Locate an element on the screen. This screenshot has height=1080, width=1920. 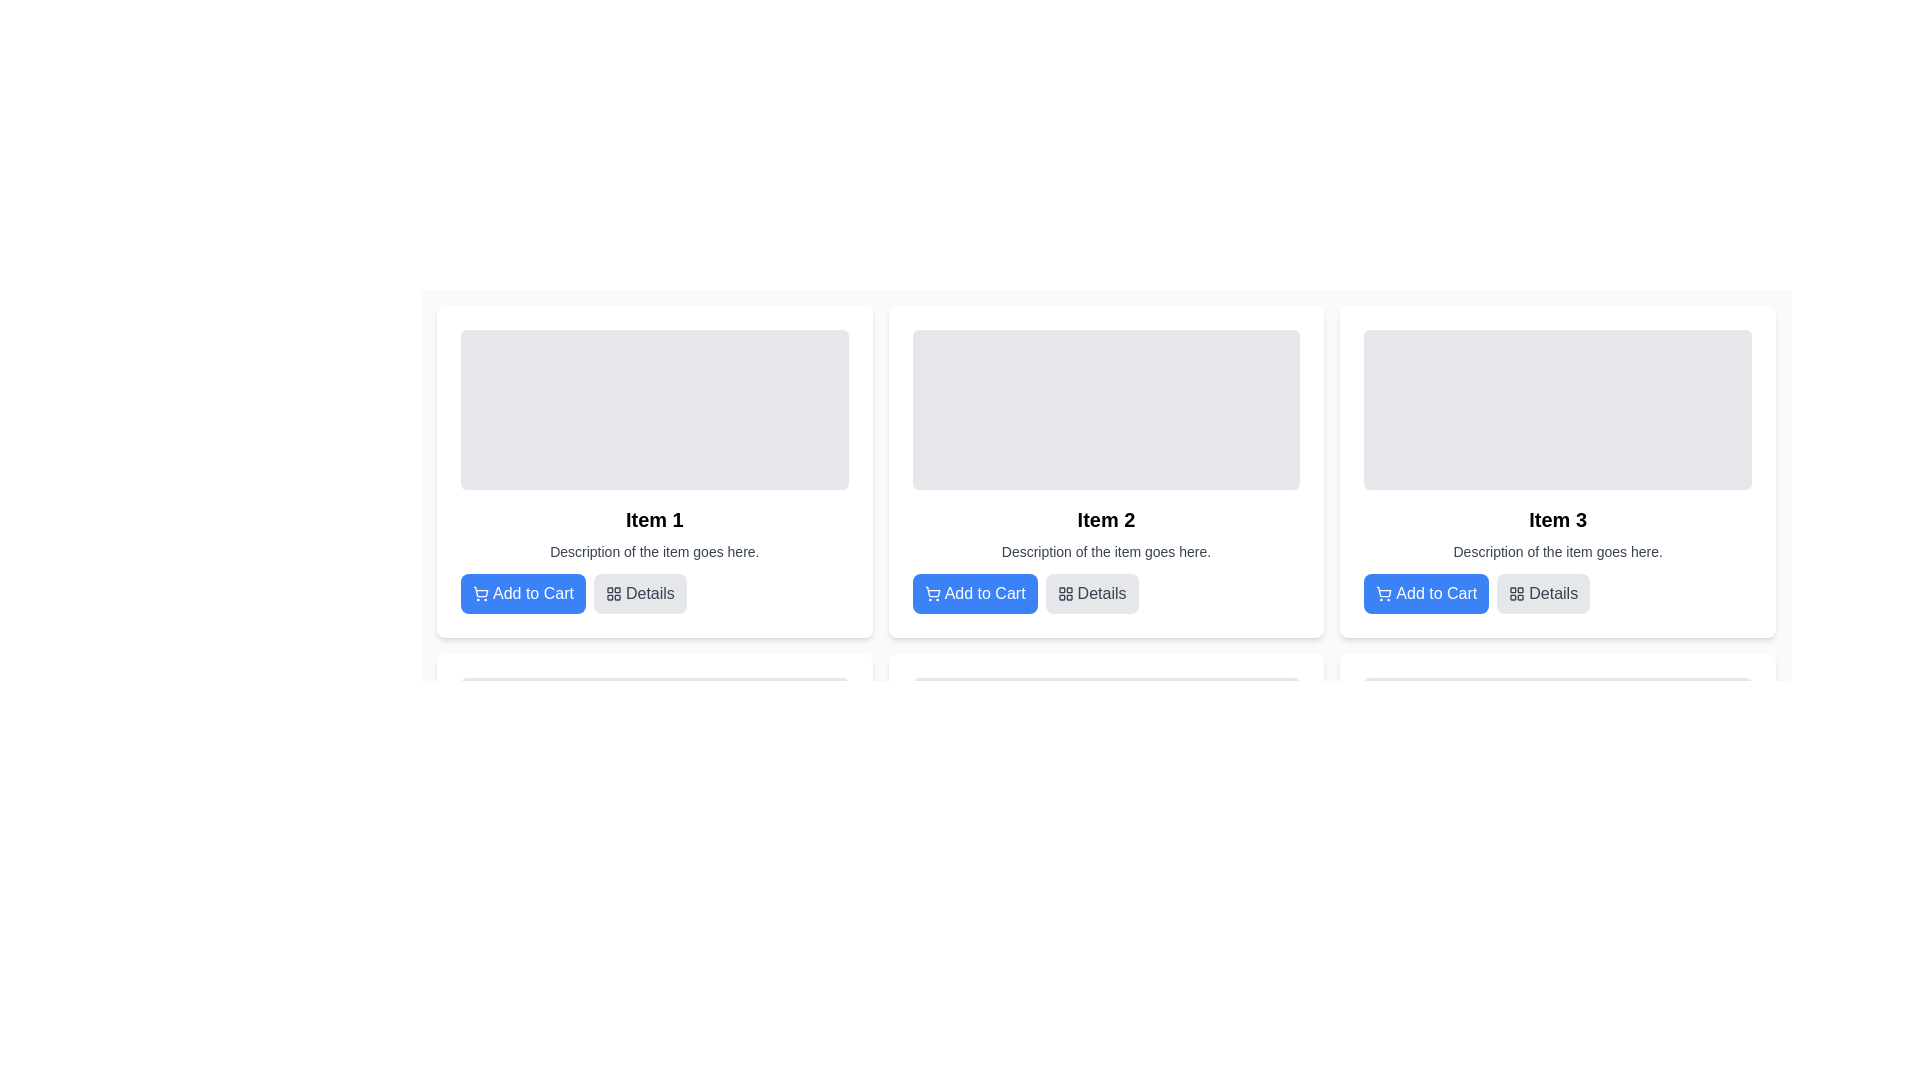
the shopping cart icon located within the blue 'Add to Cart' button, which is positioned below the 'Item 3: Description of the item goes here' header is located at coordinates (1382, 593).